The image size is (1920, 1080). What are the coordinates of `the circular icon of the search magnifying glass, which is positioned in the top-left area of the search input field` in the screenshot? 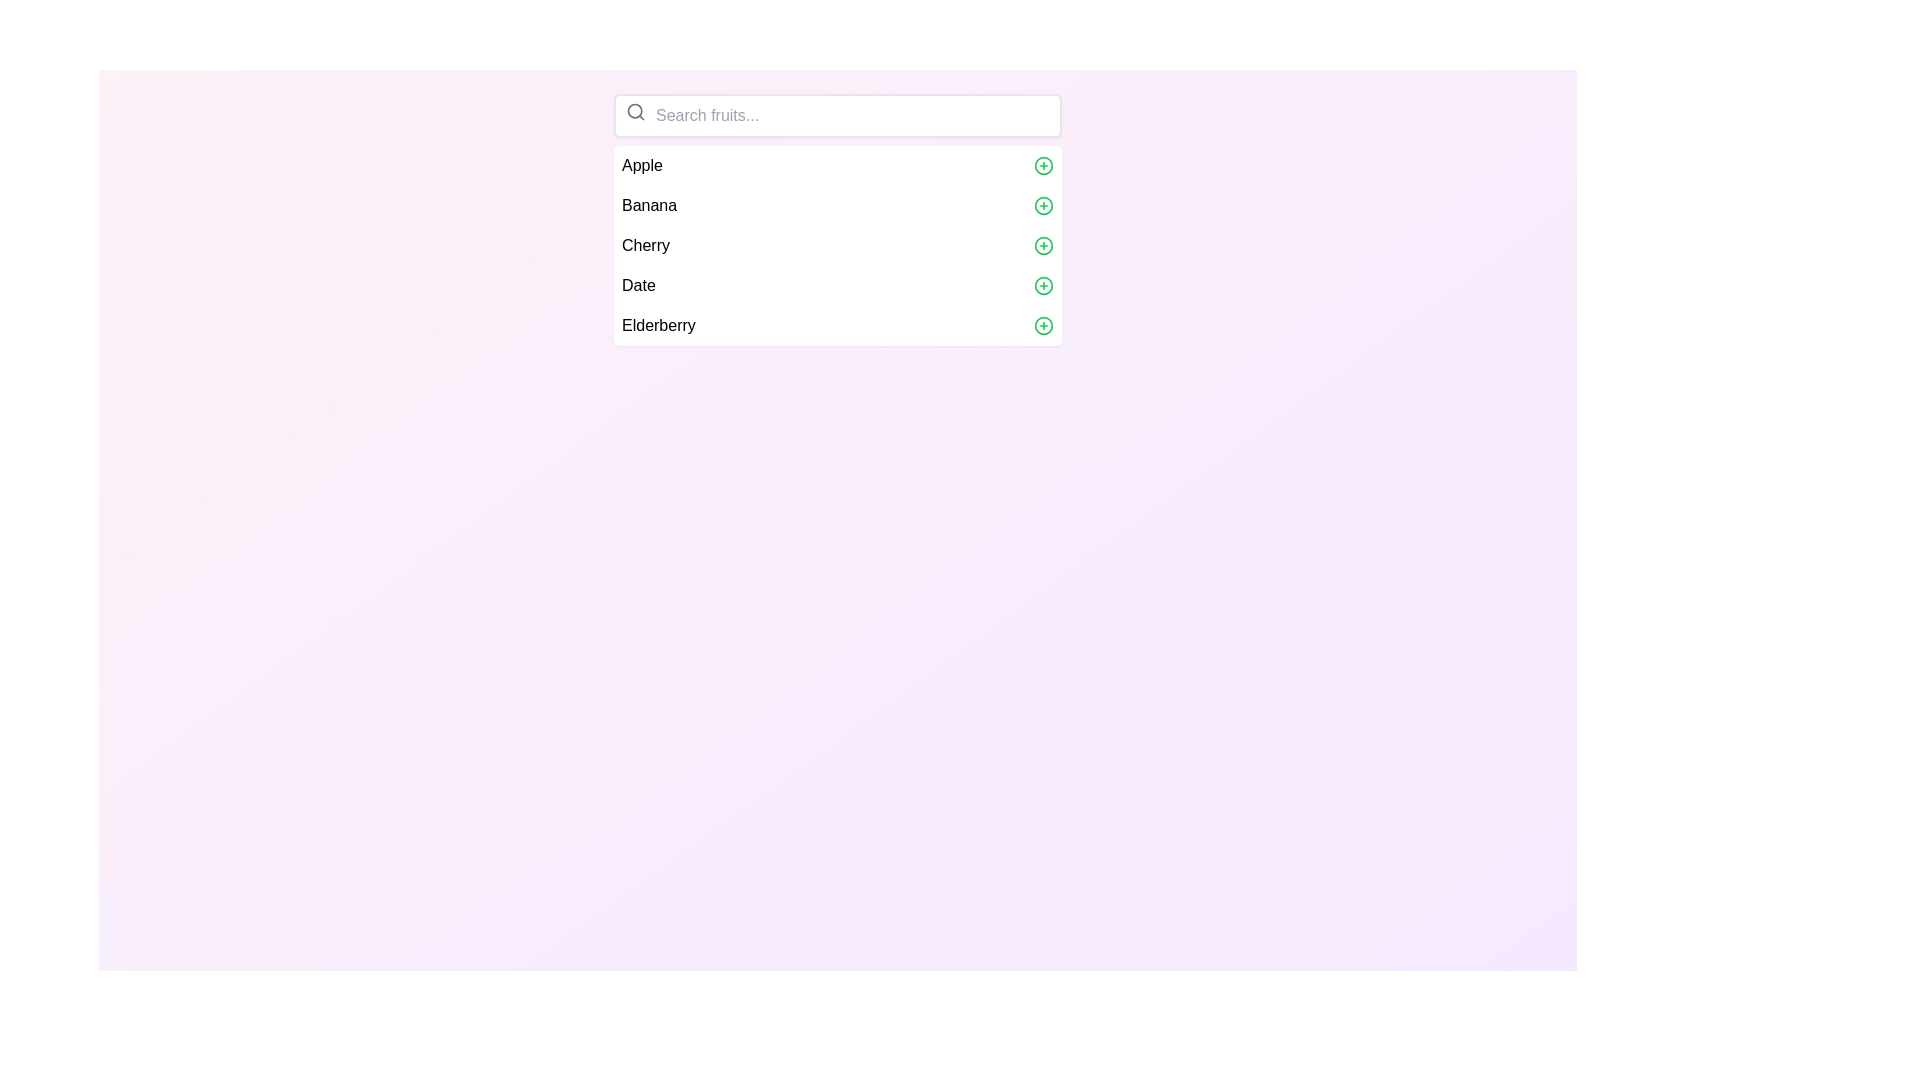 It's located at (634, 111).